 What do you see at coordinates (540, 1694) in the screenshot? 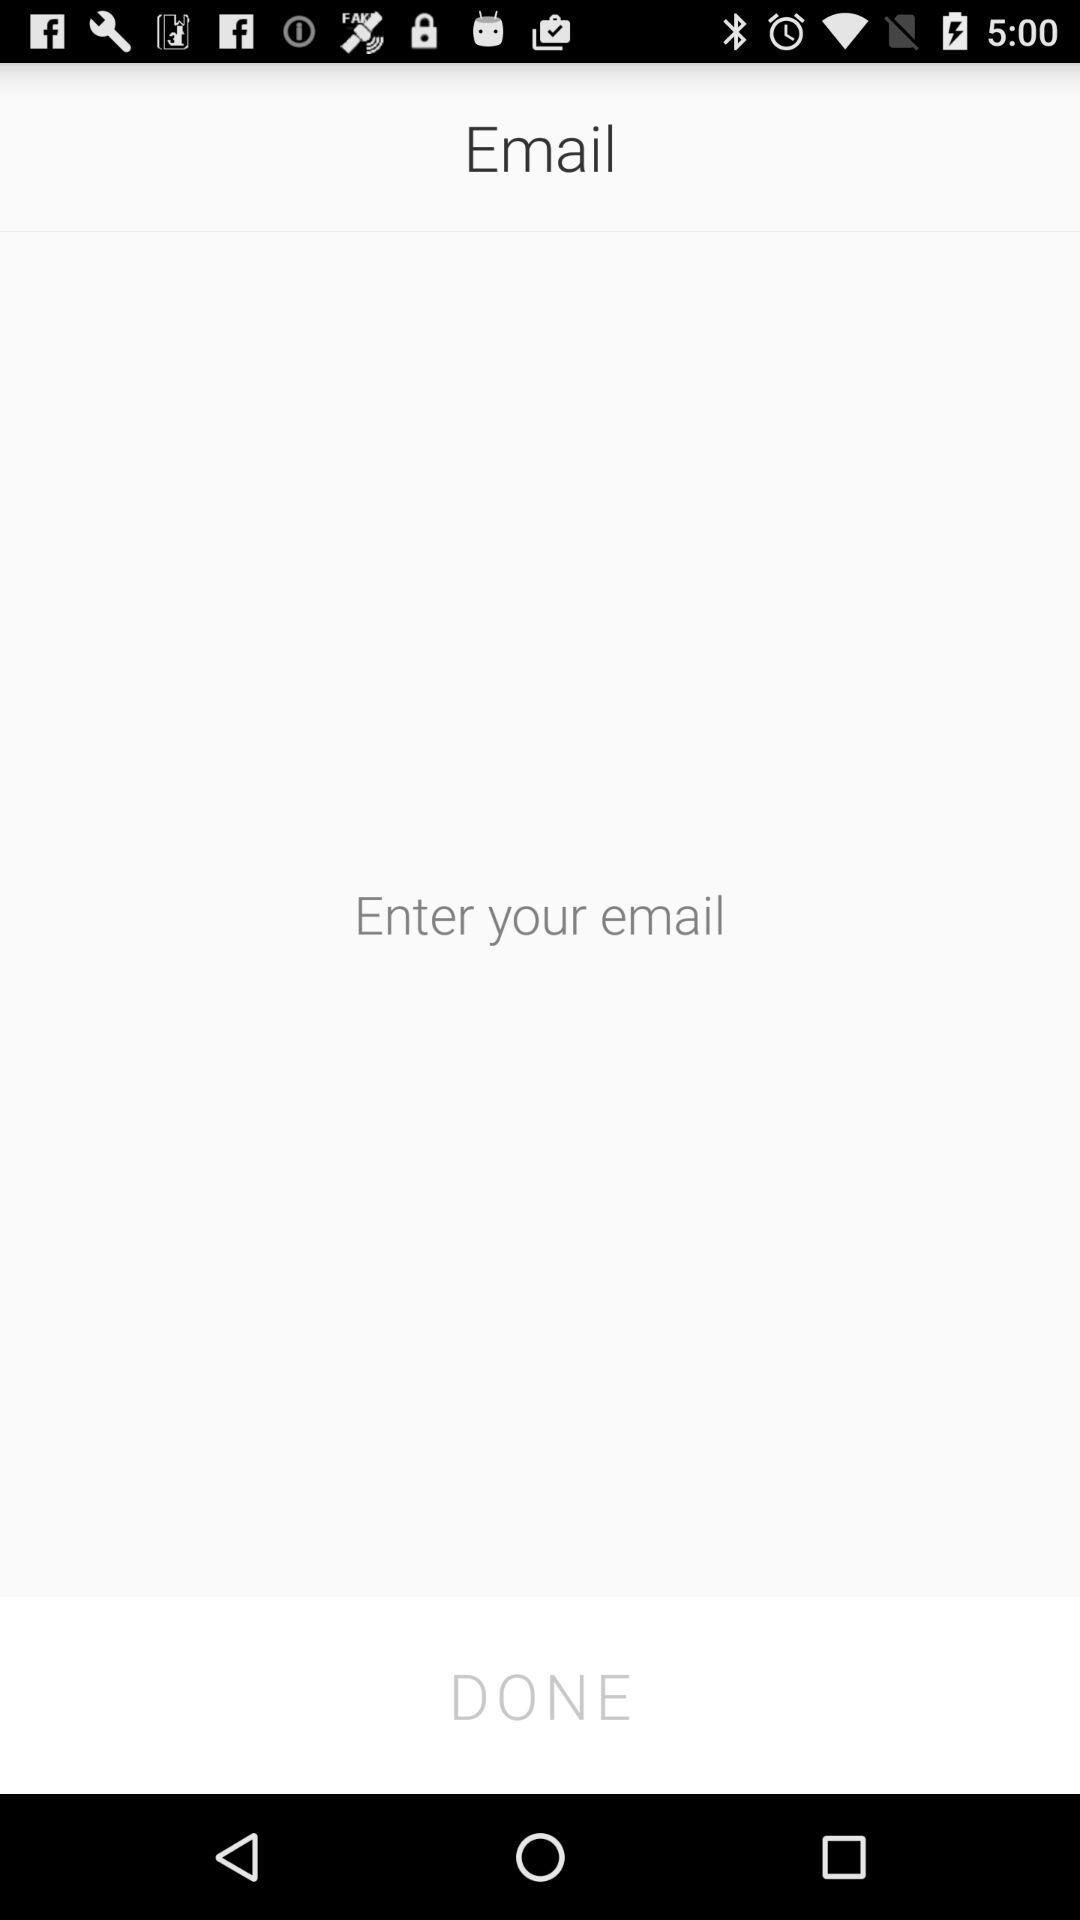
I see `done icon` at bounding box center [540, 1694].